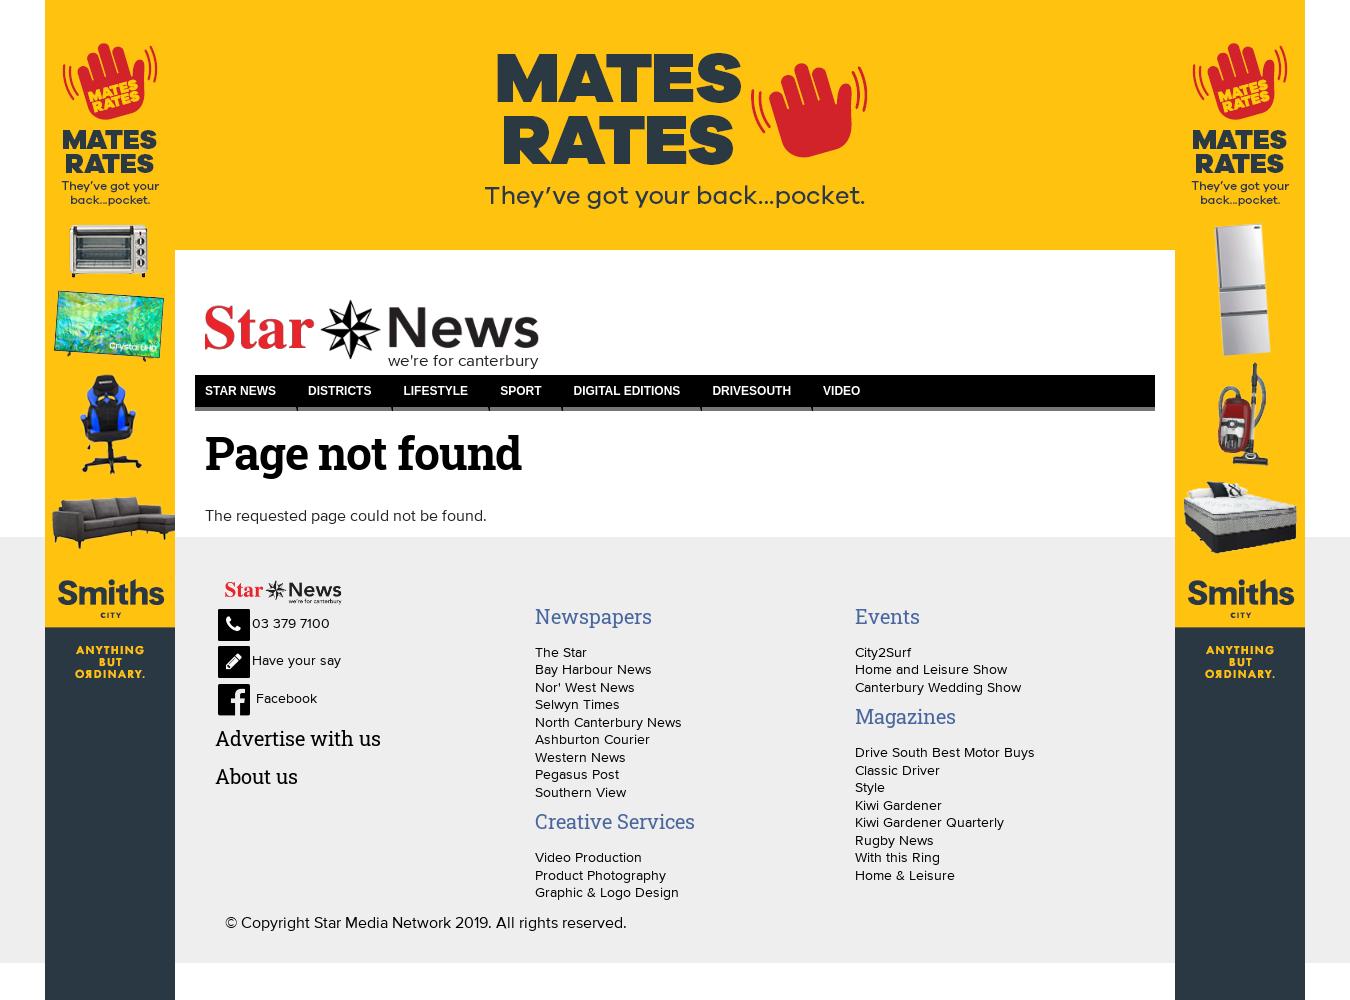  I want to click on 'About us', so click(255, 775).